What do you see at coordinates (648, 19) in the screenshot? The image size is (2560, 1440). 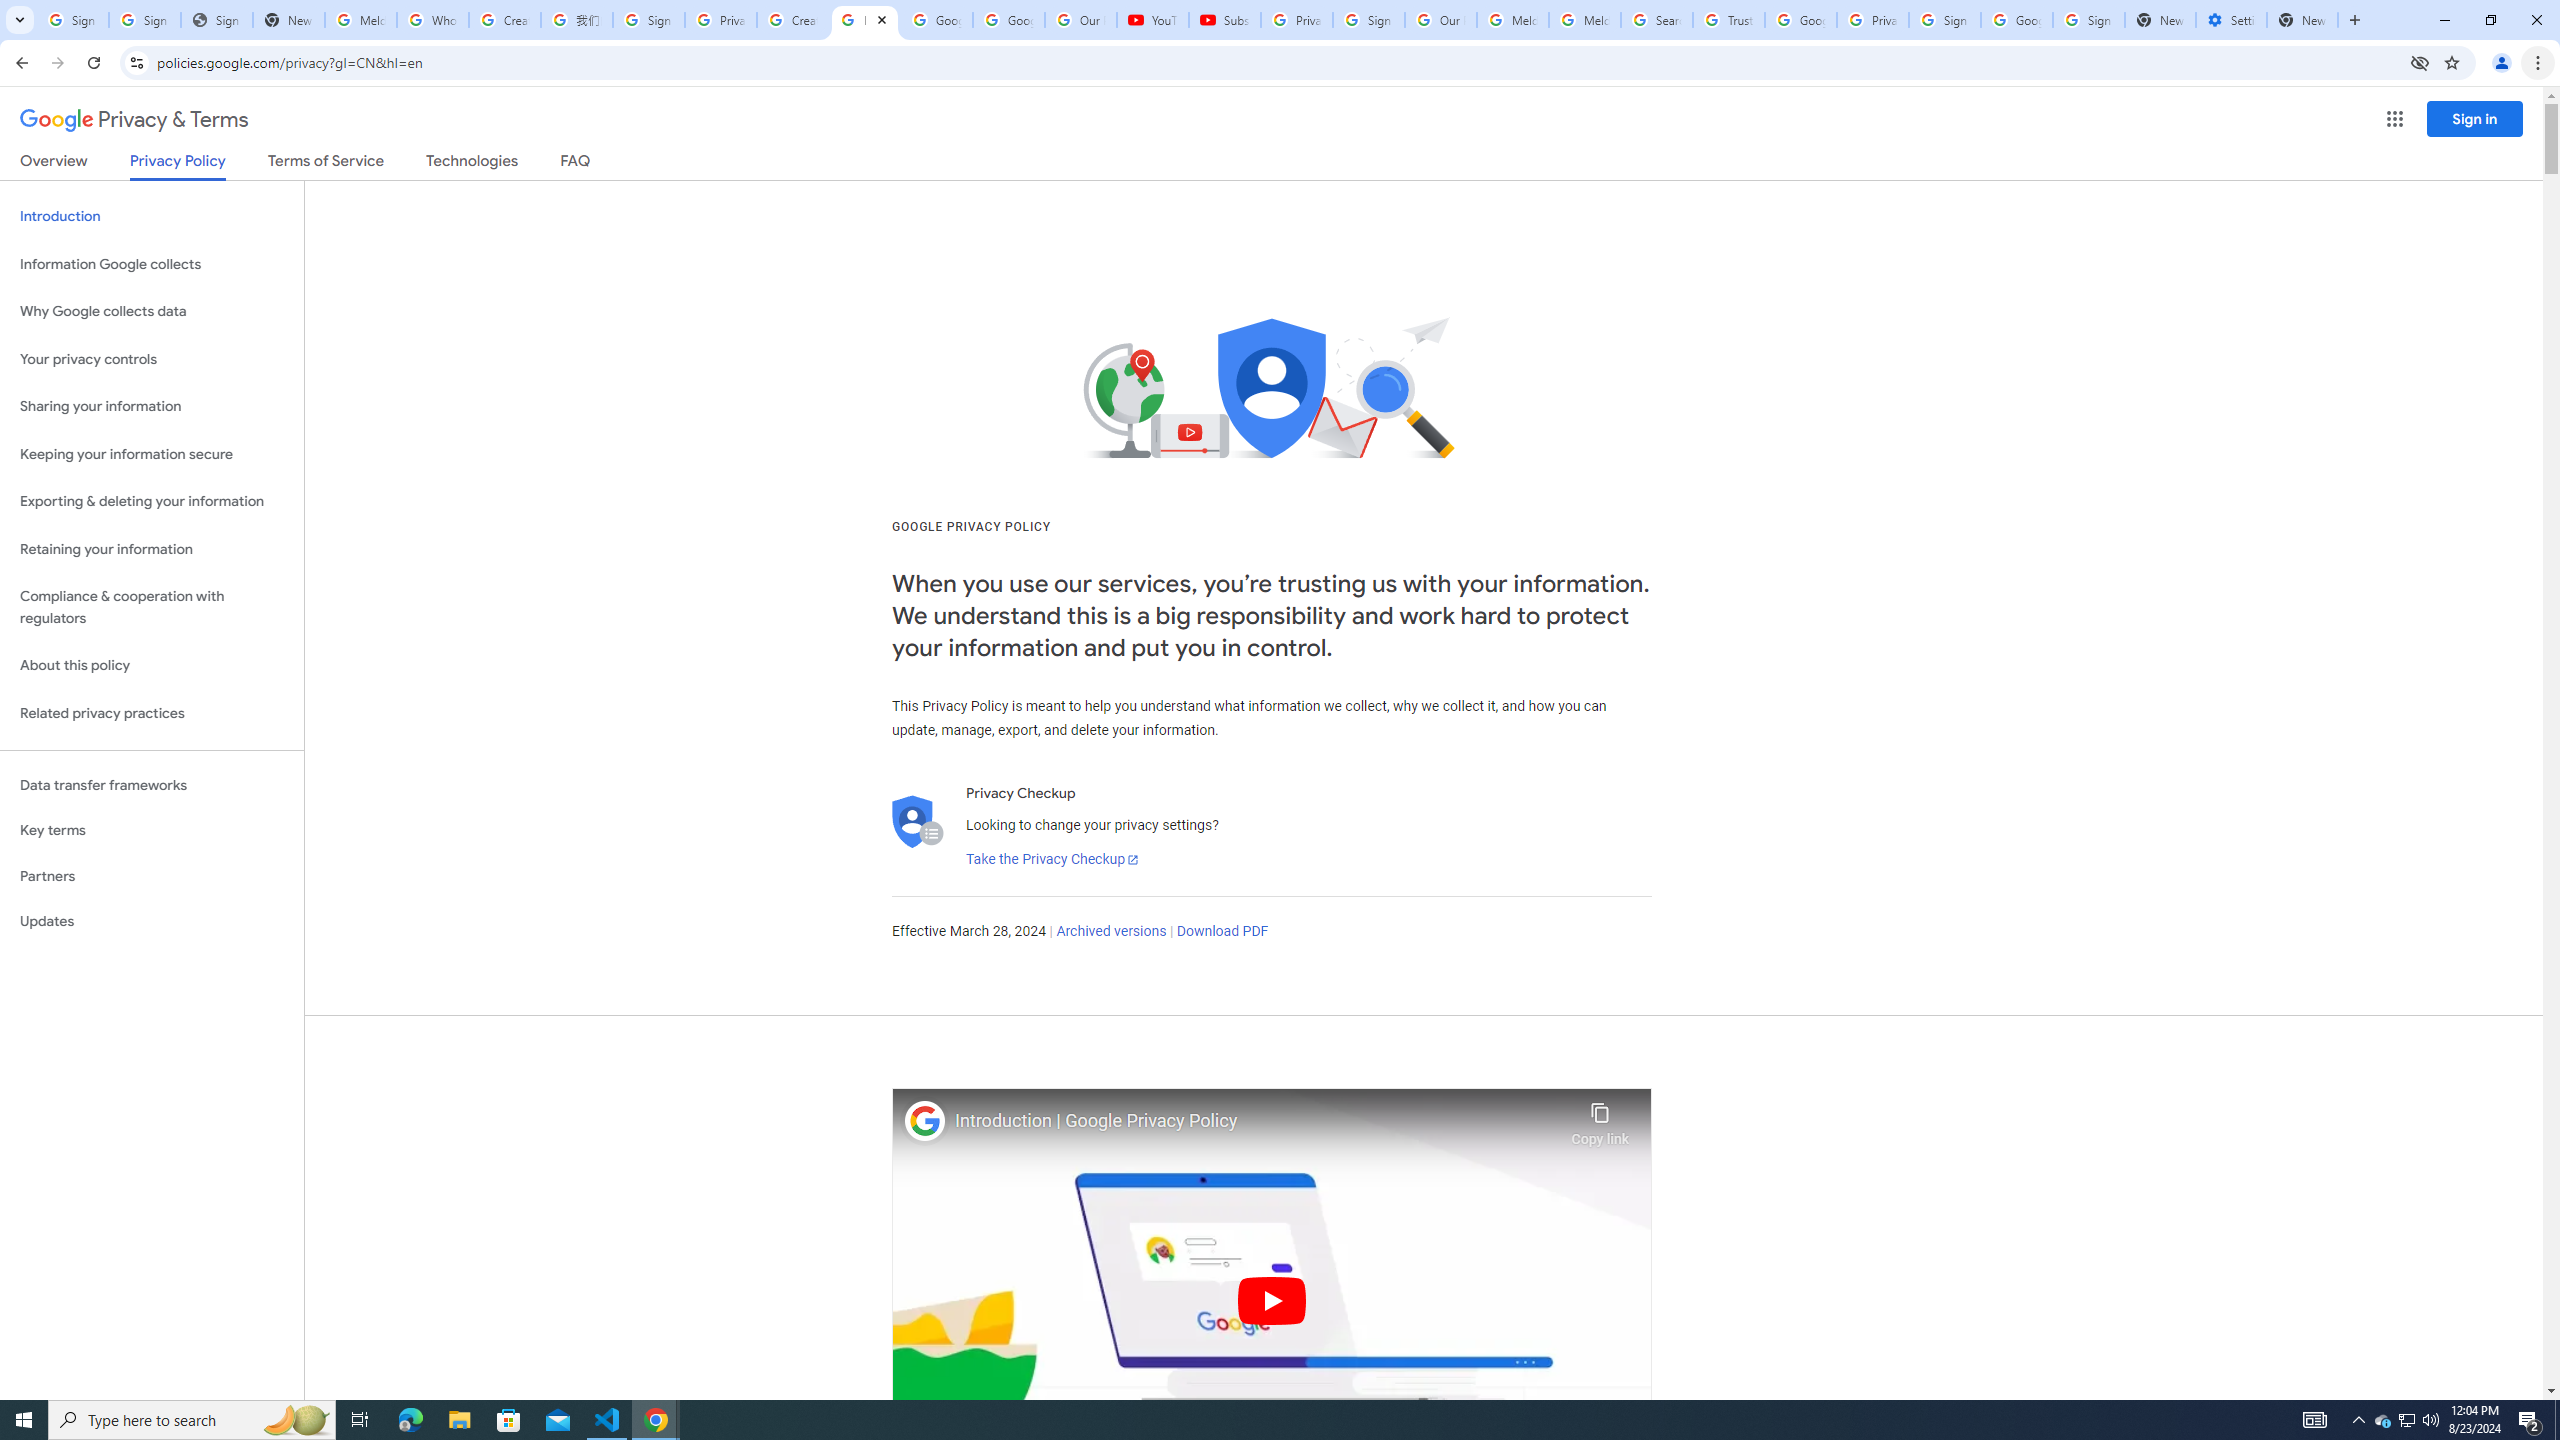 I see `'Sign in - Google Accounts'` at bounding box center [648, 19].